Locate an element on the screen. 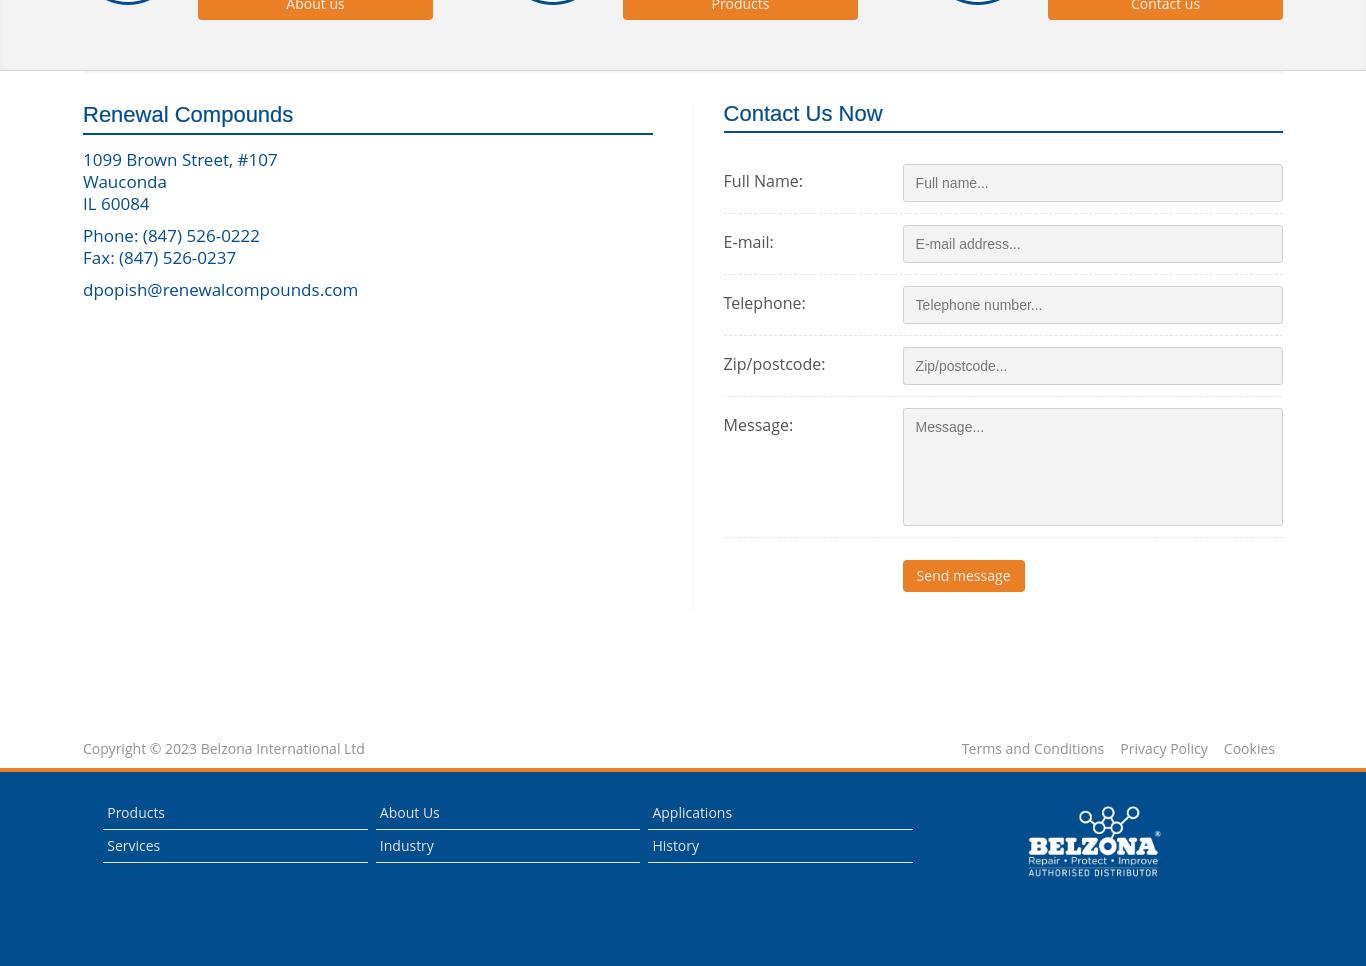 This screenshot has height=966, width=1366. 'Contact Us Now' is located at coordinates (801, 112).